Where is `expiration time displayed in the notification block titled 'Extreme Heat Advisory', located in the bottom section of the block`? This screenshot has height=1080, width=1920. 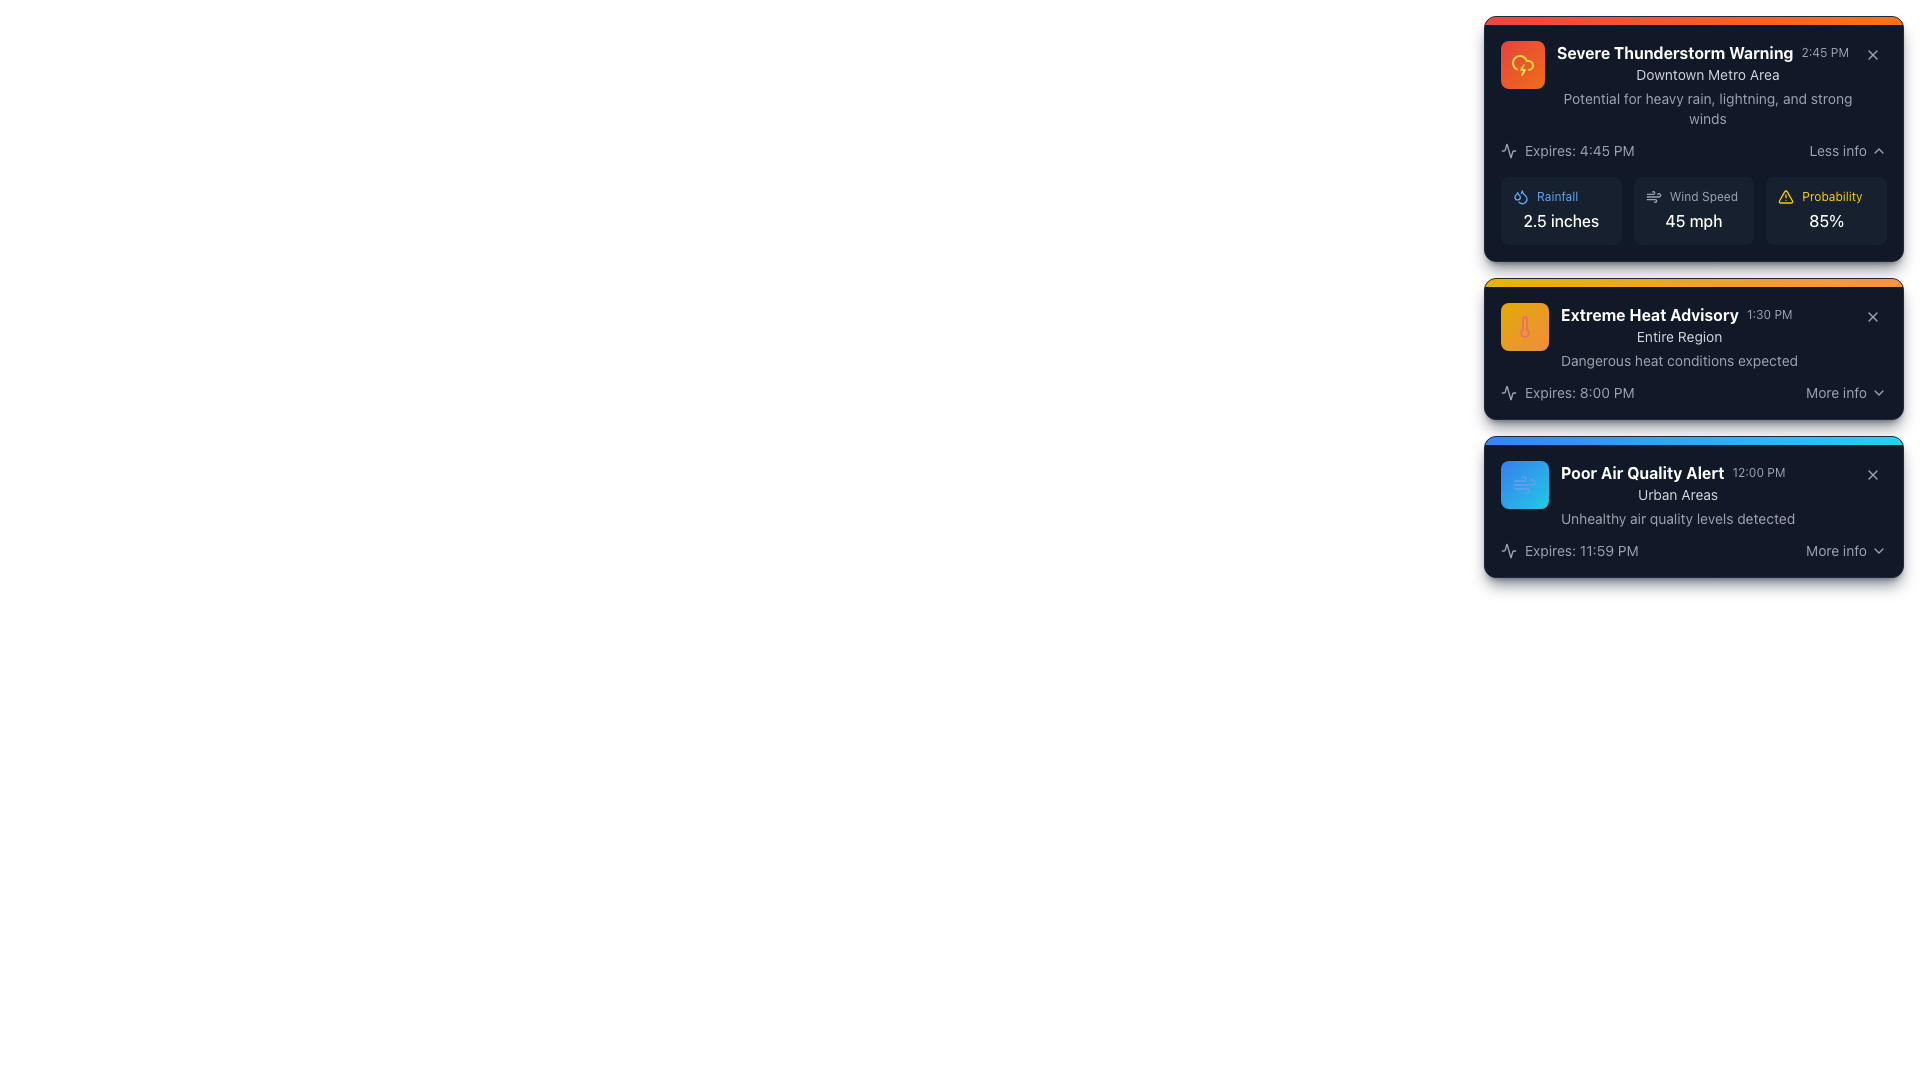
expiration time displayed in the notification block titled 'Extreme Heat Advisory', located in the bottom section of the block is located at coordinates (1693, 393).